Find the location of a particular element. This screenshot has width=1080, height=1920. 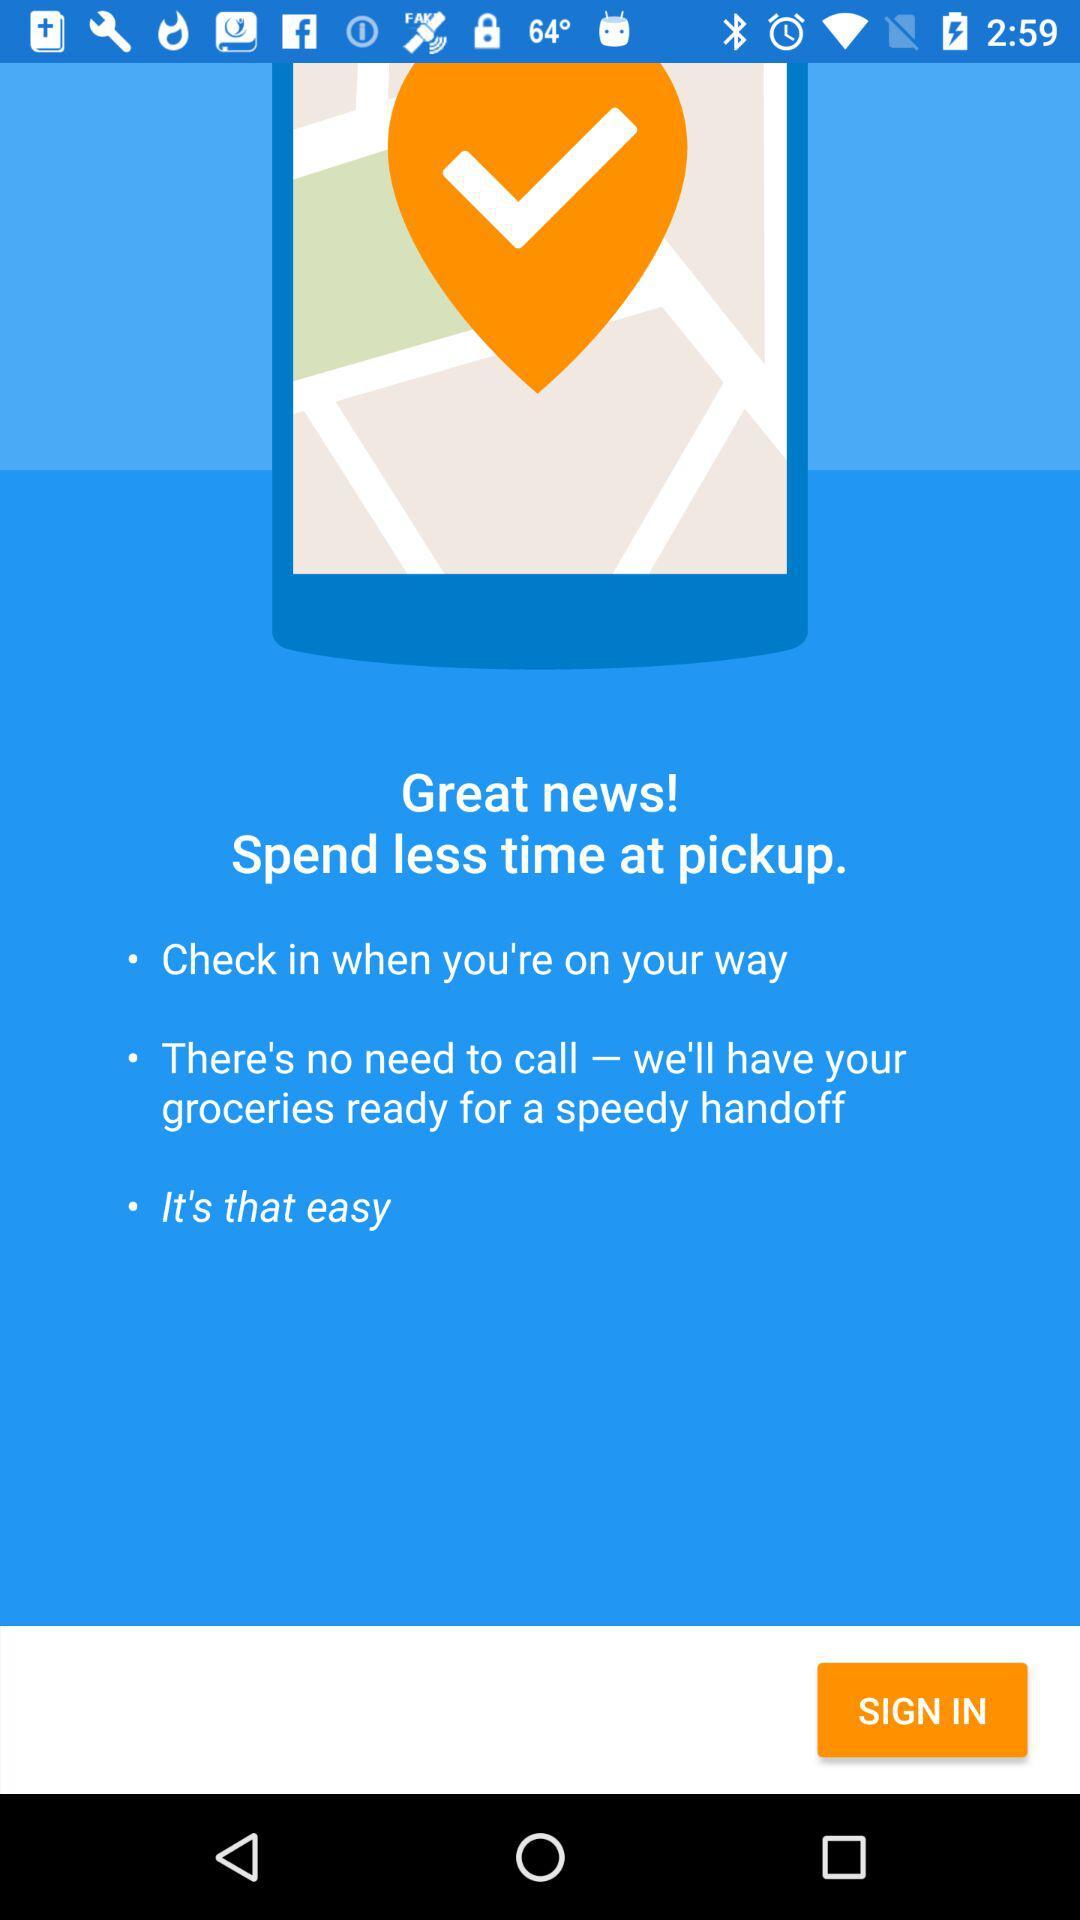

sign in item is located at coordinates (922, 1708).